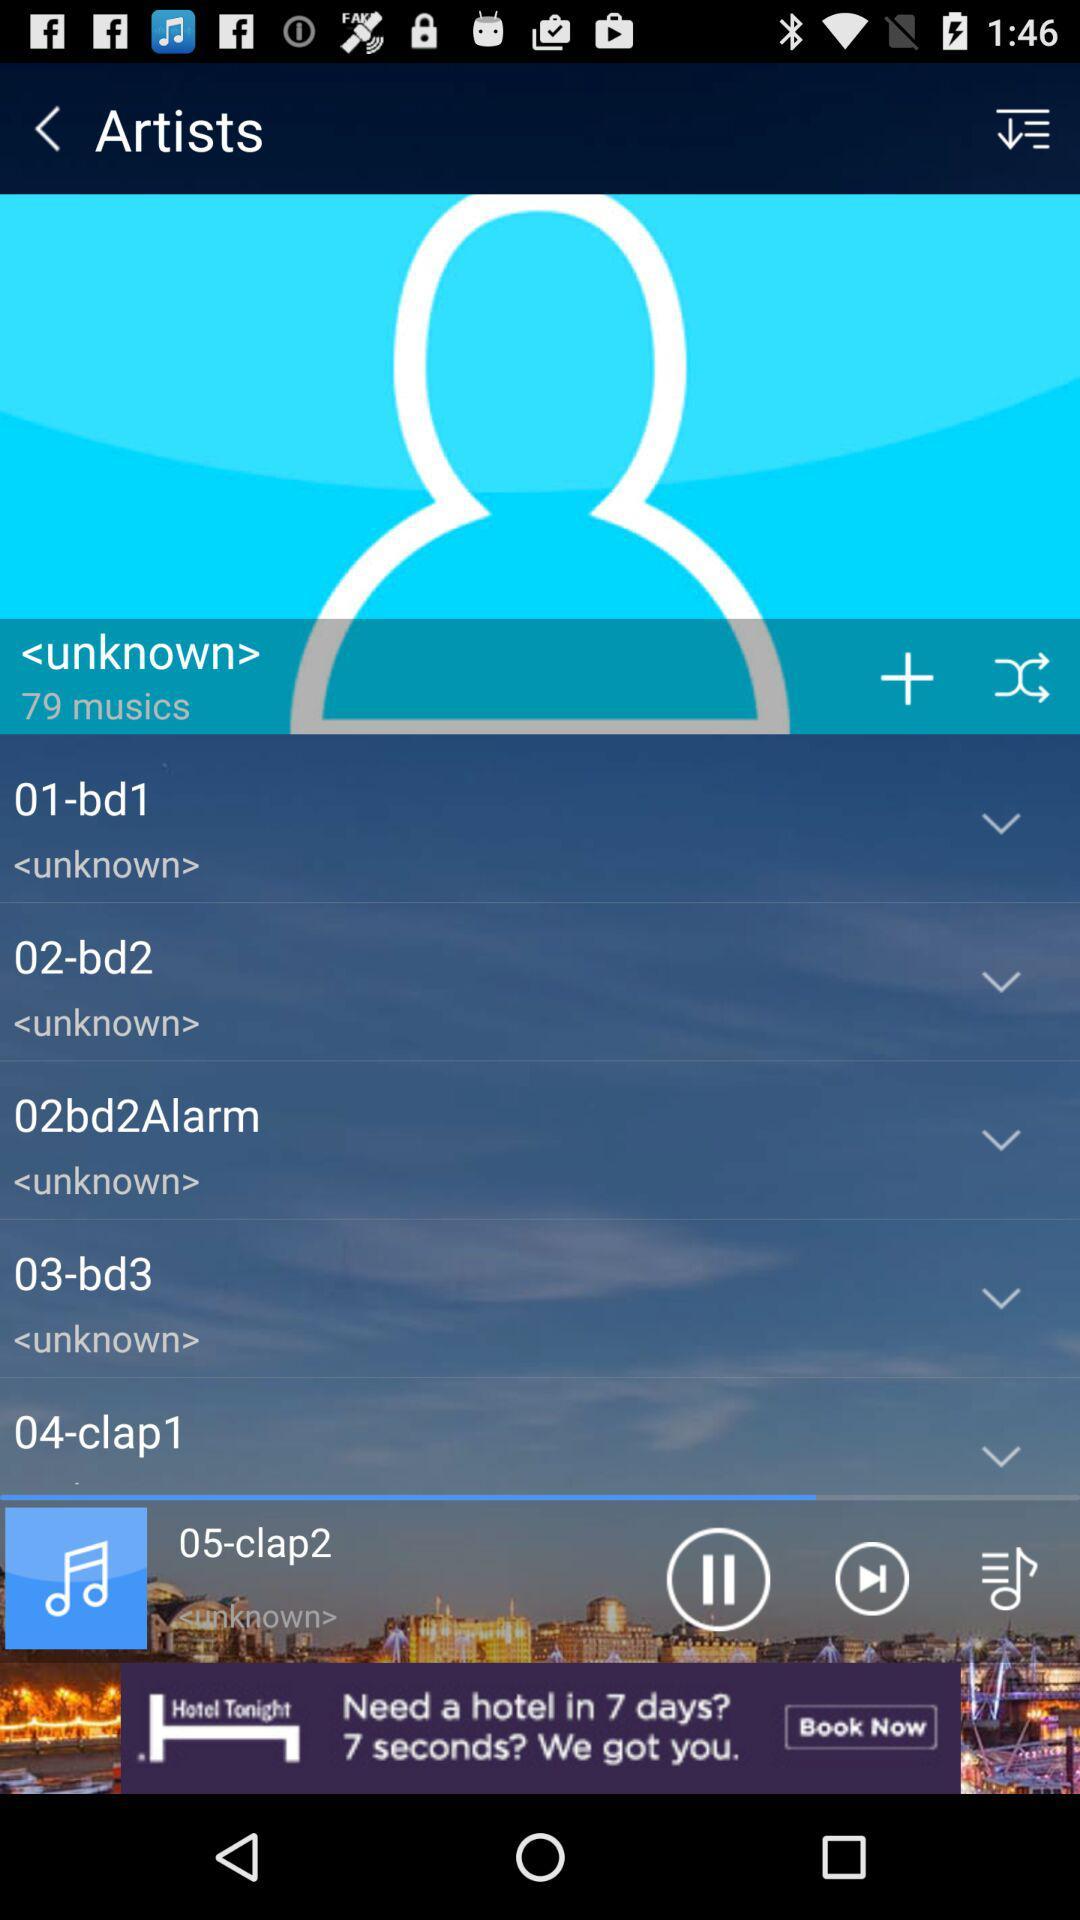 The image size is (1080, 1920). I want to click on the 02bd2alarm app, so click(467, 1113).